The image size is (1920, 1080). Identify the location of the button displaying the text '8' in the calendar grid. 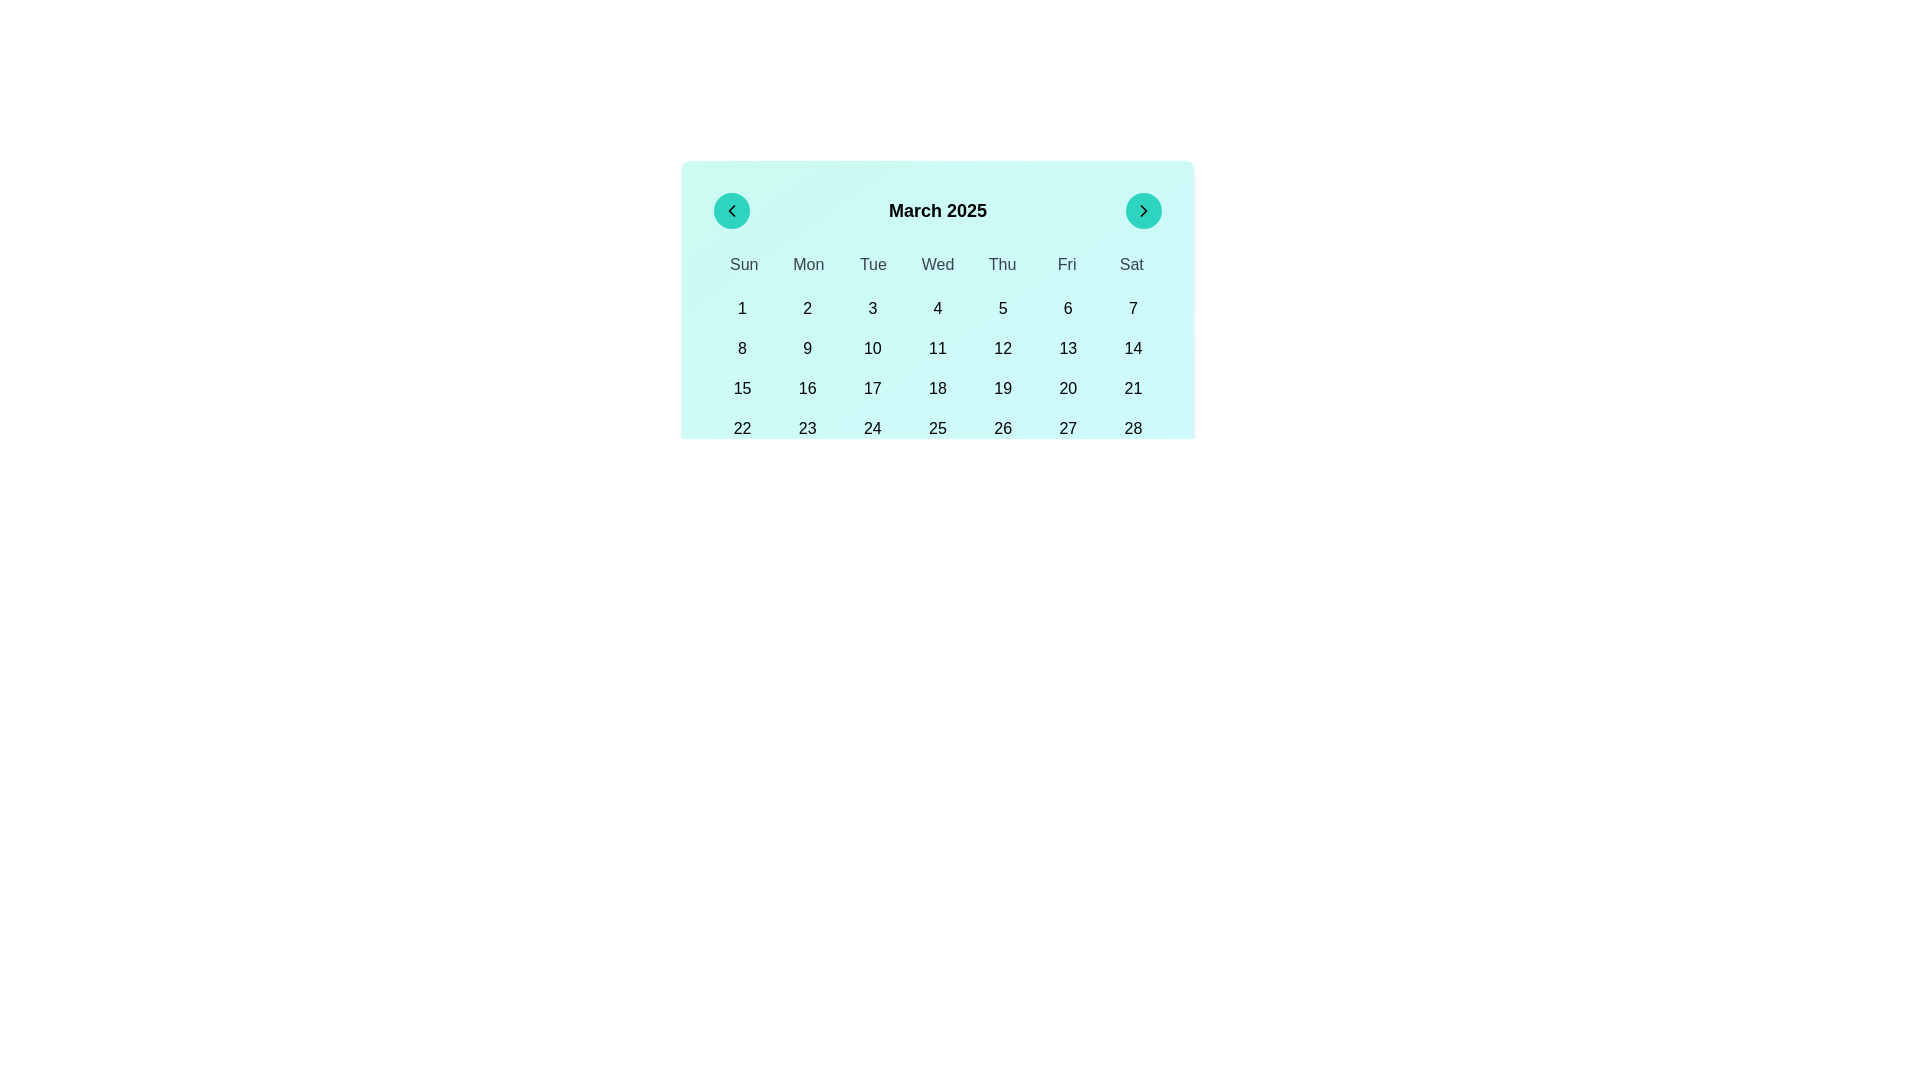
(741, 347).